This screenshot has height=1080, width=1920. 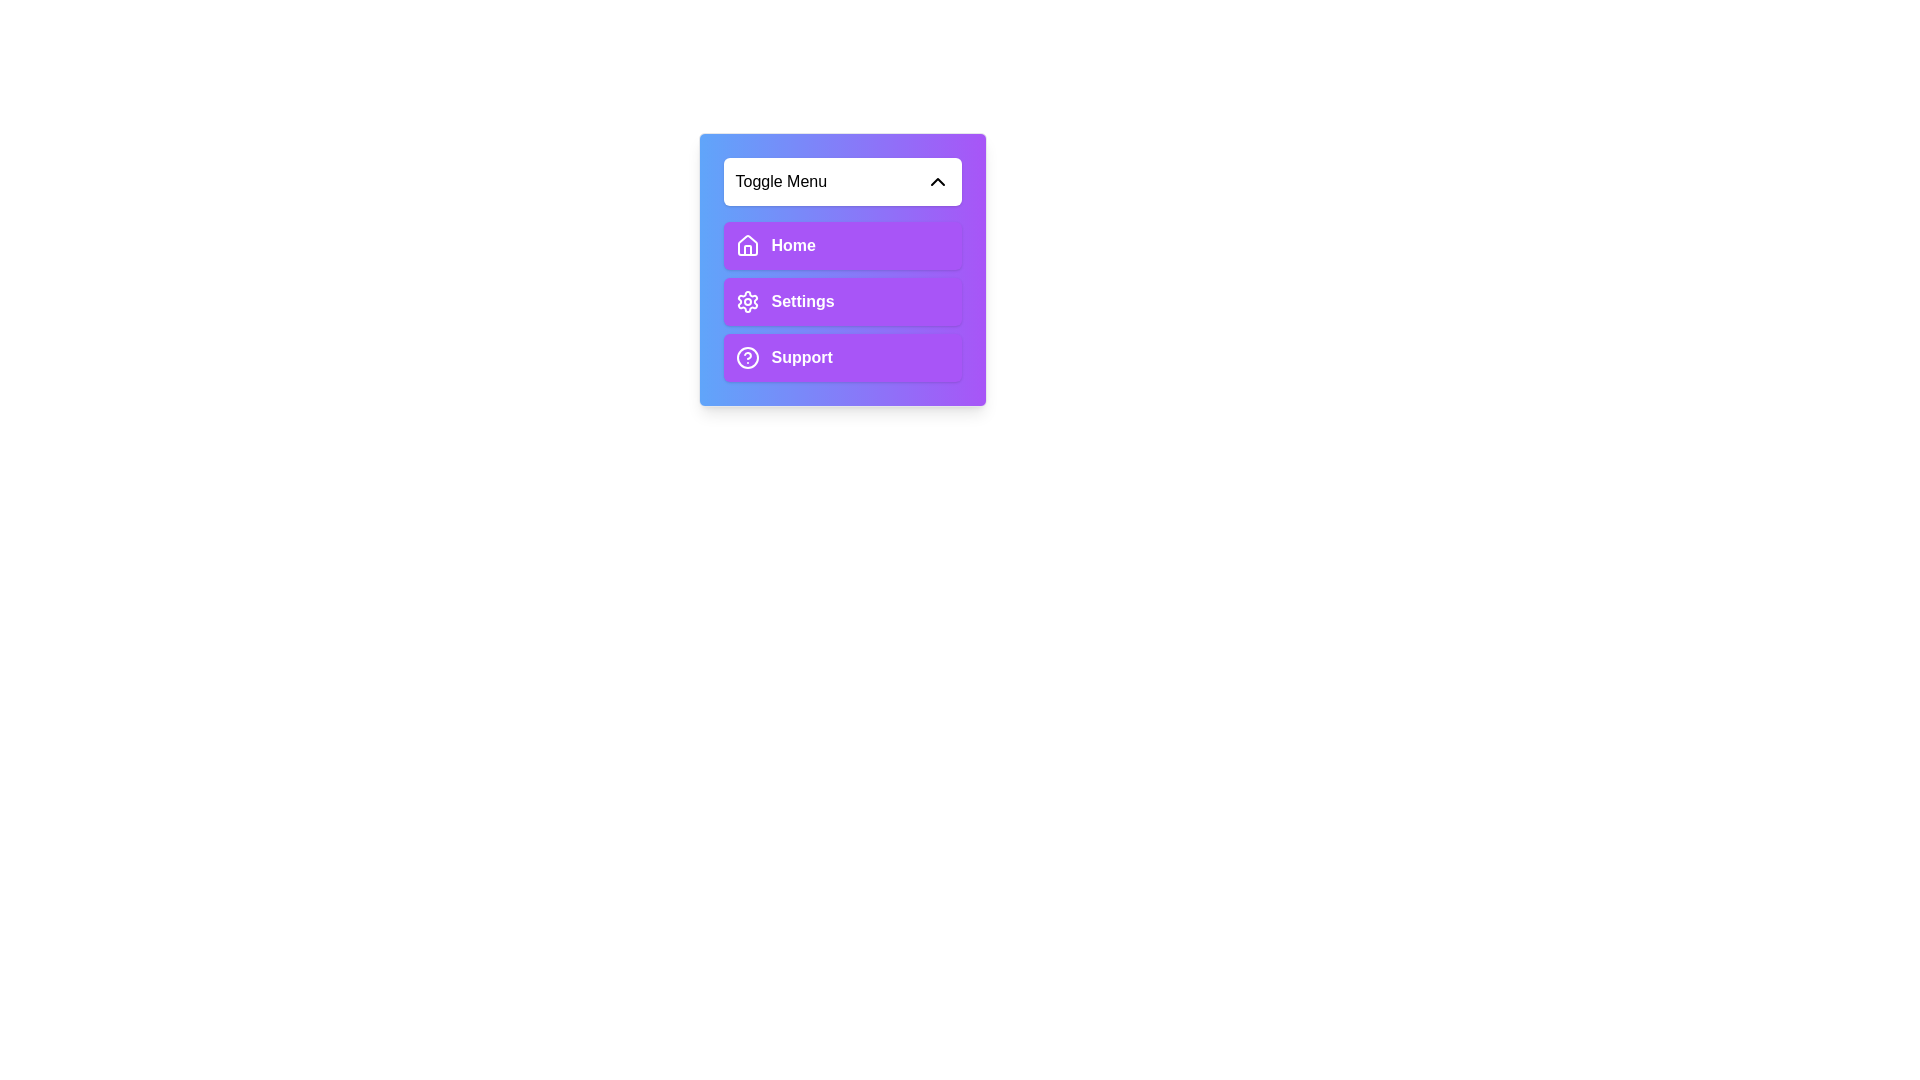 What do you see at coordinates (746, 301) in the screenshot?
I see `the 'Settings' button, which is the second option in the vertical menu, to visually indicate the settings functionality of the application` at bounding box center [746, 301].